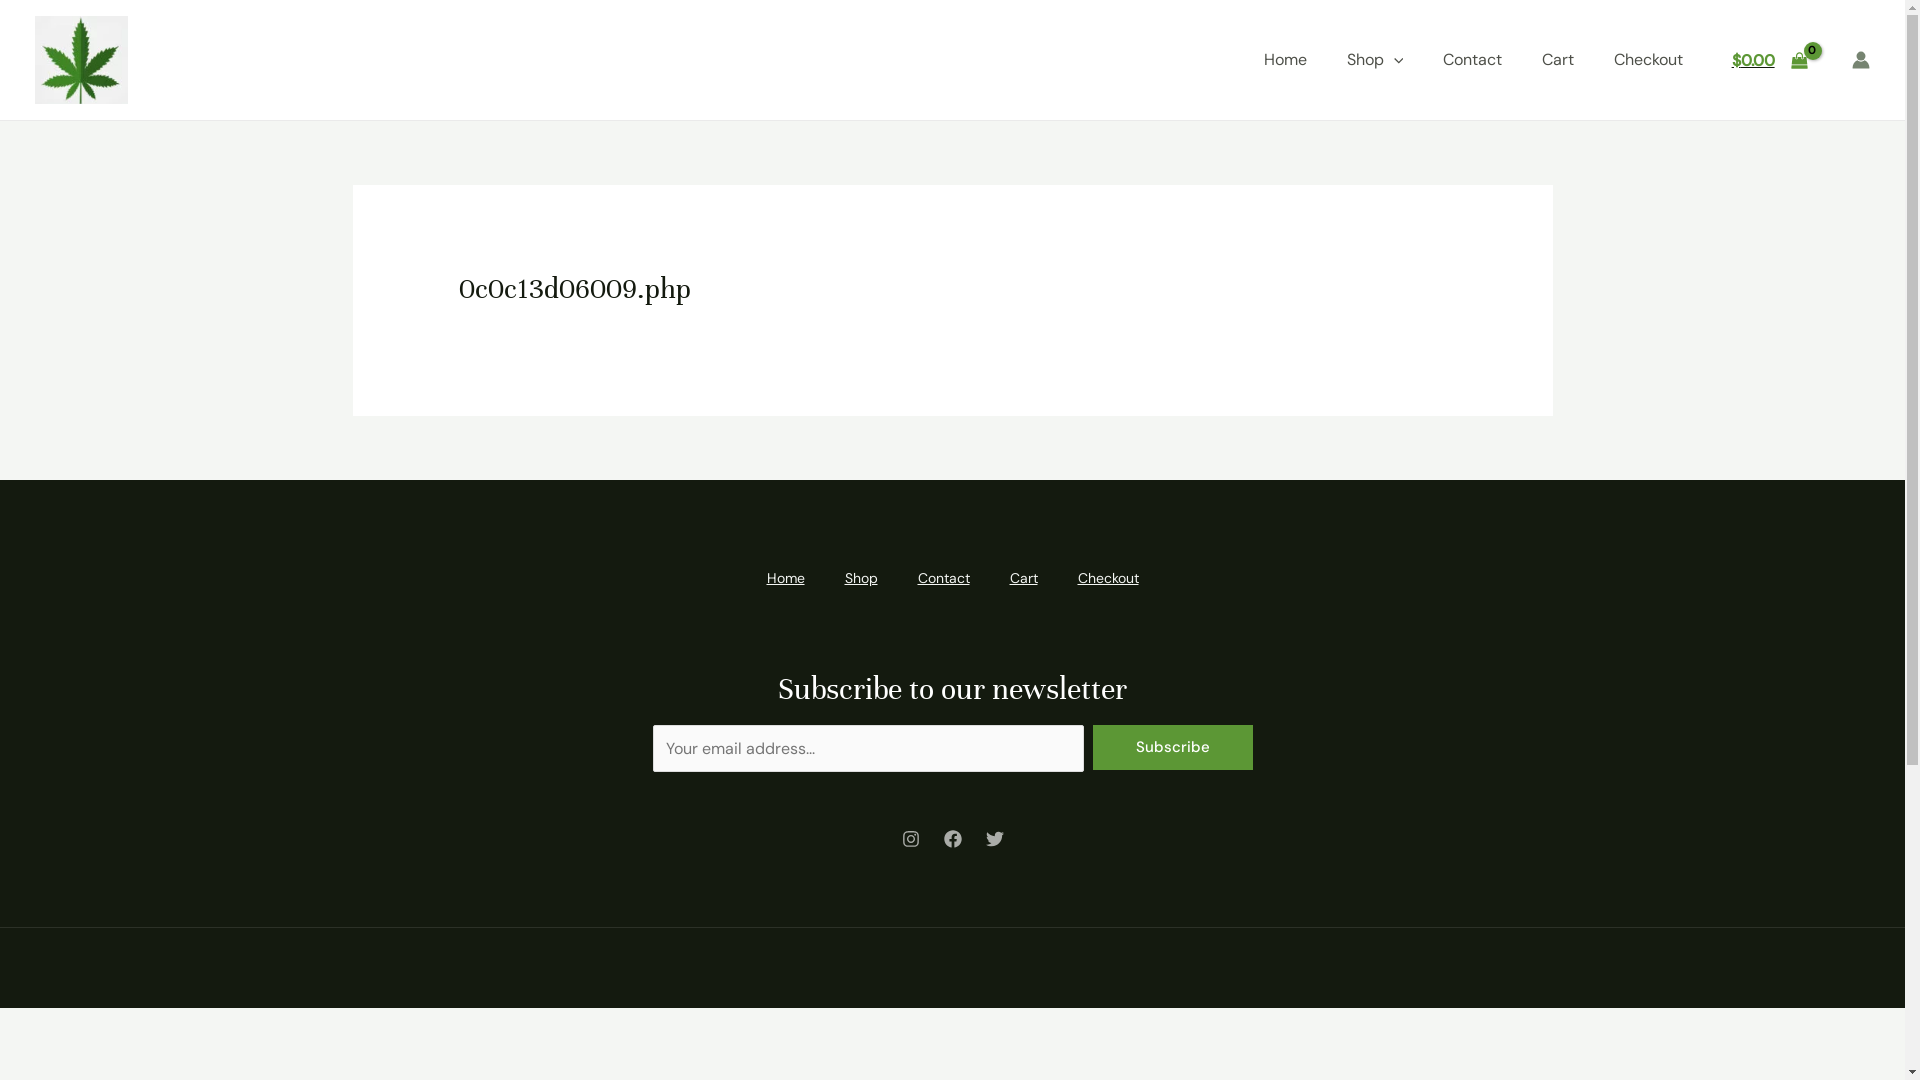  What do you see at coordinates (1557, 59) in the screenshot?
I see `'Cart'` at bounding box center [1557, 59].